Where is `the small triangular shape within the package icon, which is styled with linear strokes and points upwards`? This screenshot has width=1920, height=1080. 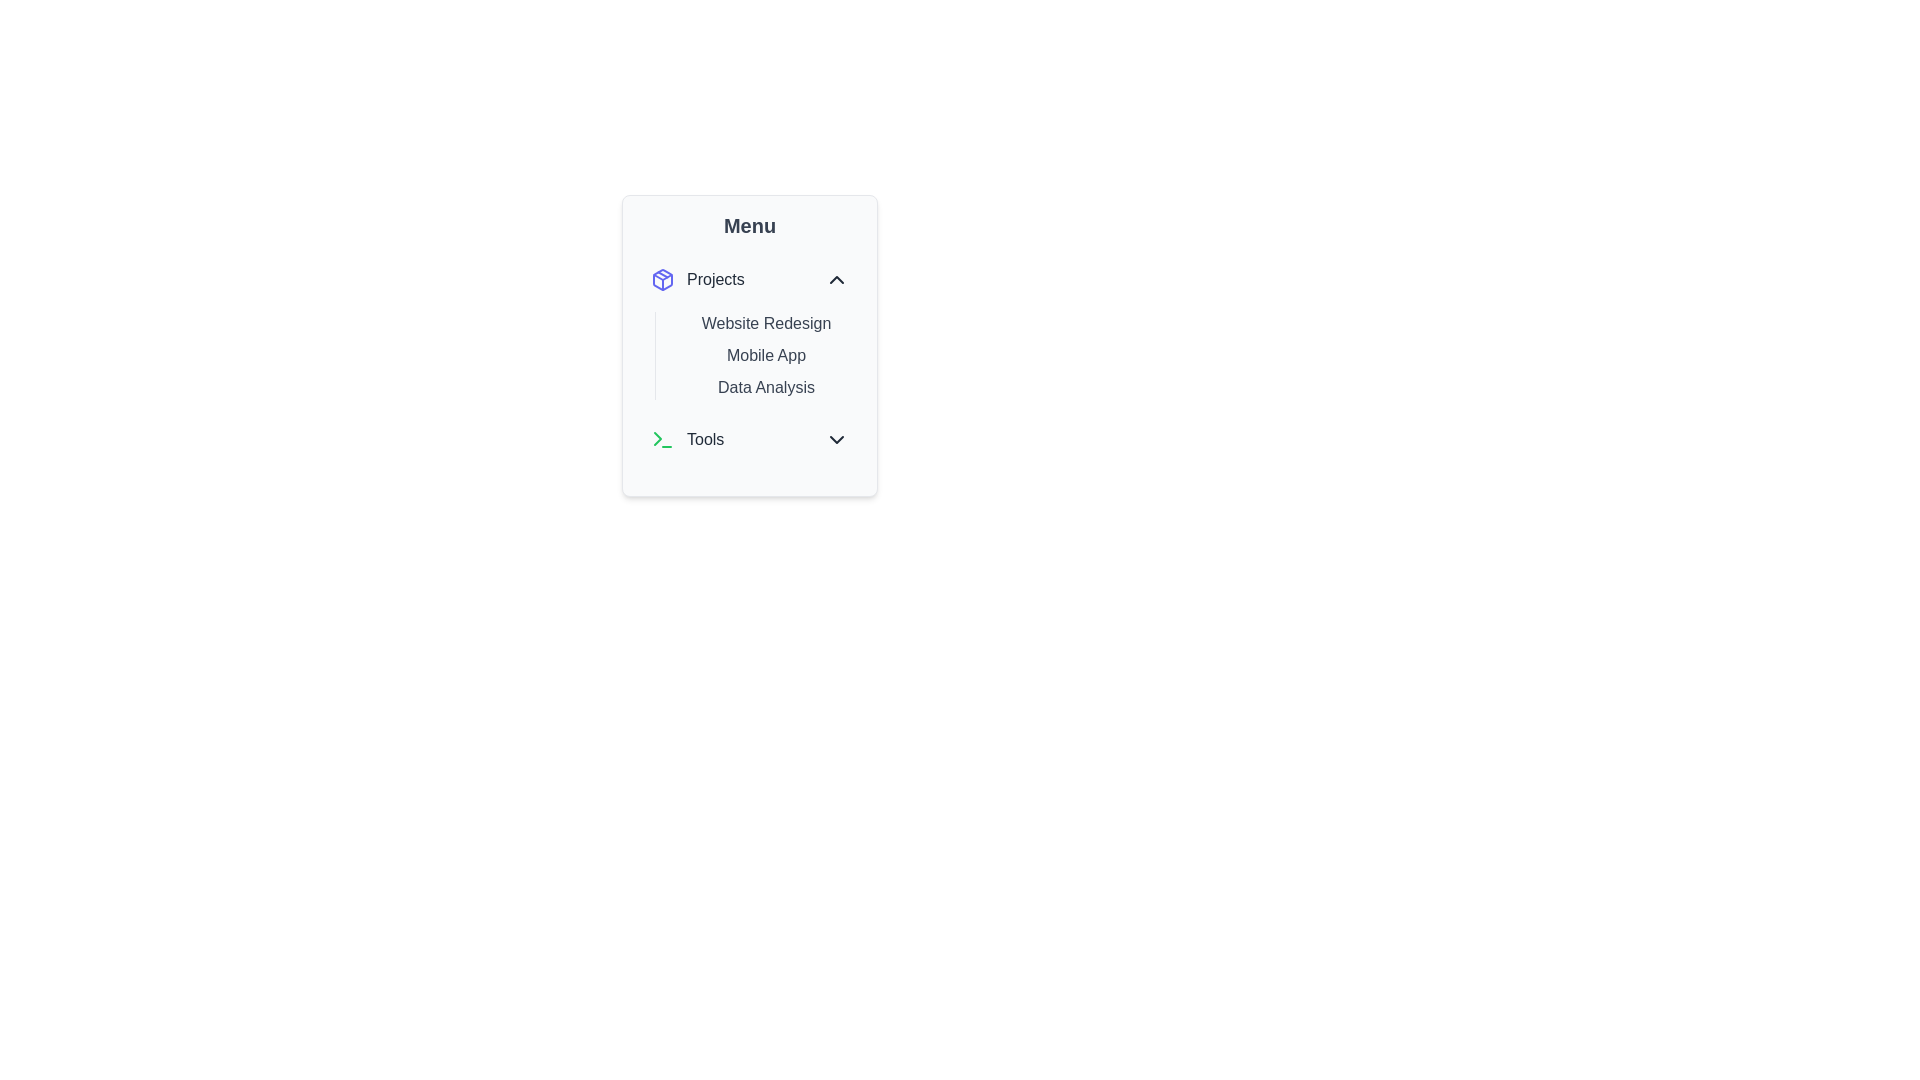 the small triangular shape within the package icon, which is styled with linear strokes and points upwards is located at coordinates (662, 277).